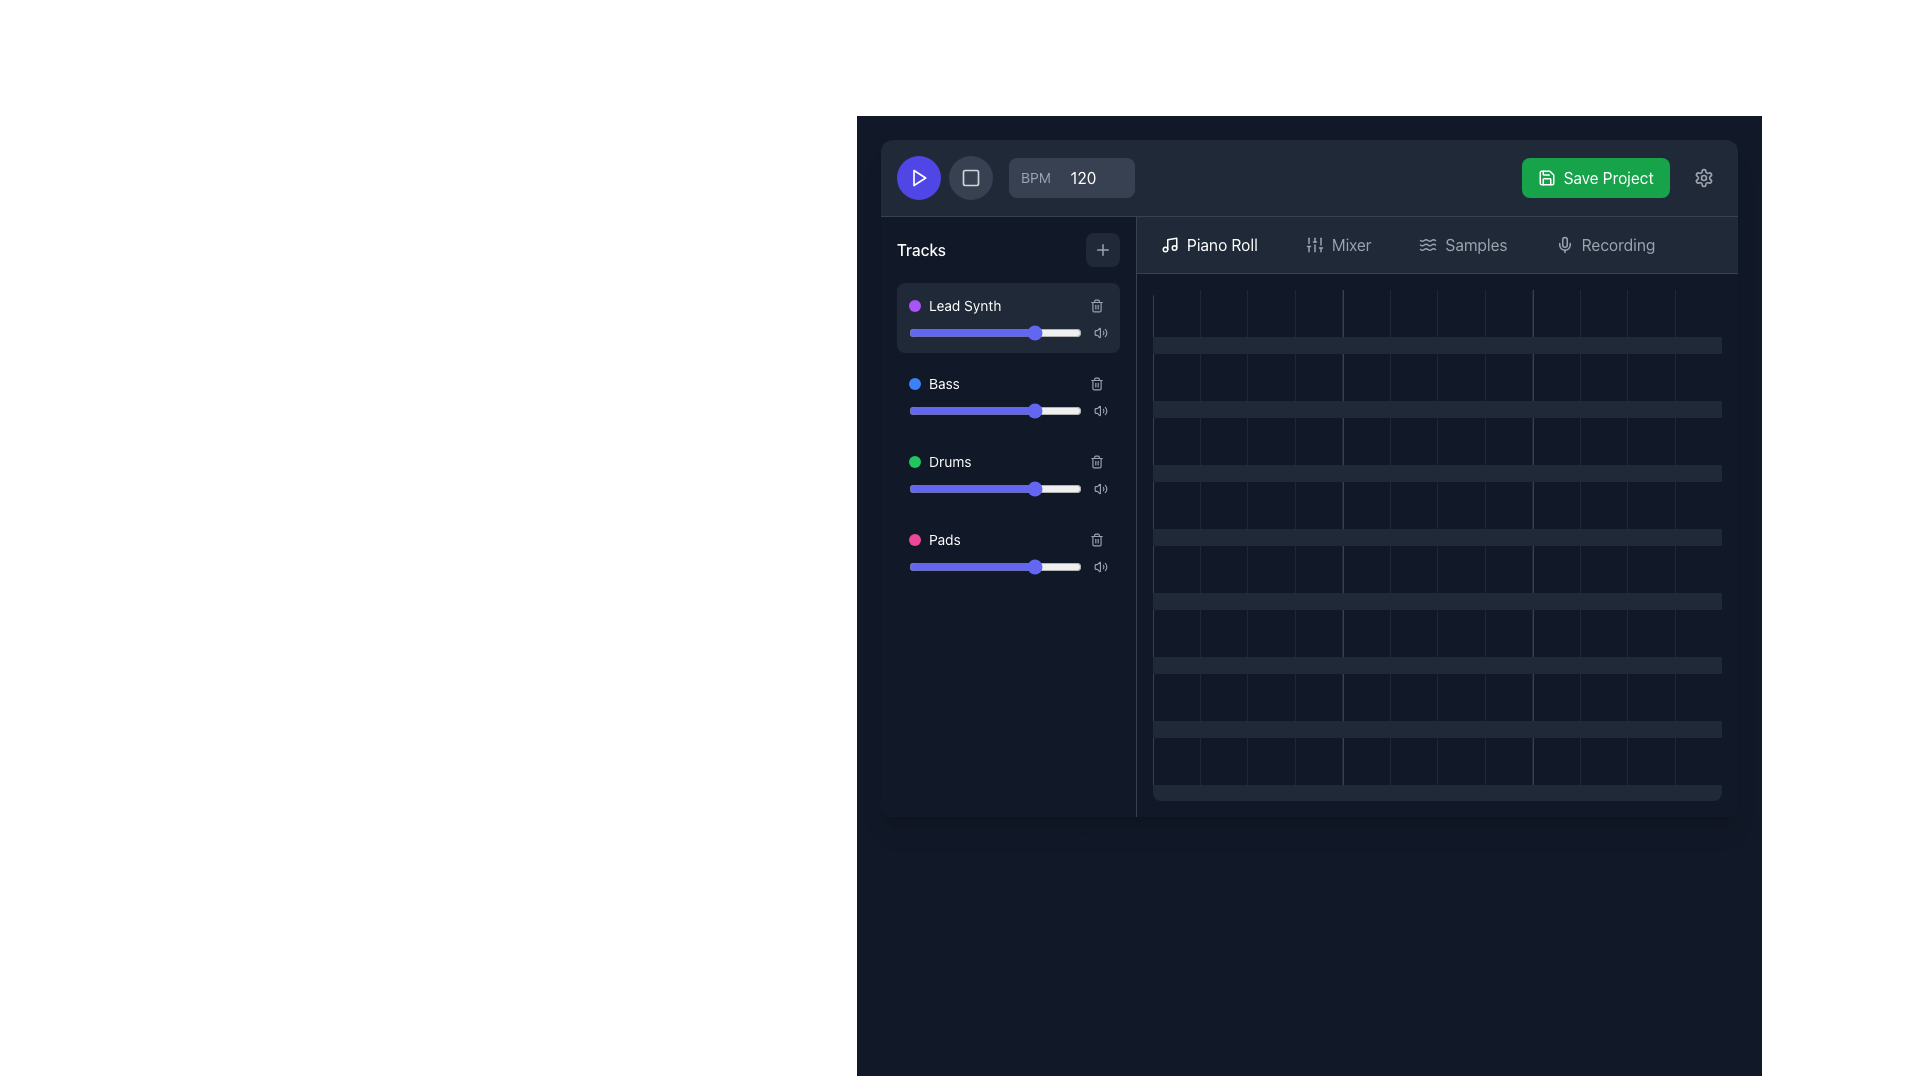  What do you see at coordinates (1603, 440) in the screenshot?
I see `the interactive Square grid cell located at the eleventh column of the third row within the grid layout` at bounding box center [1603, 440].